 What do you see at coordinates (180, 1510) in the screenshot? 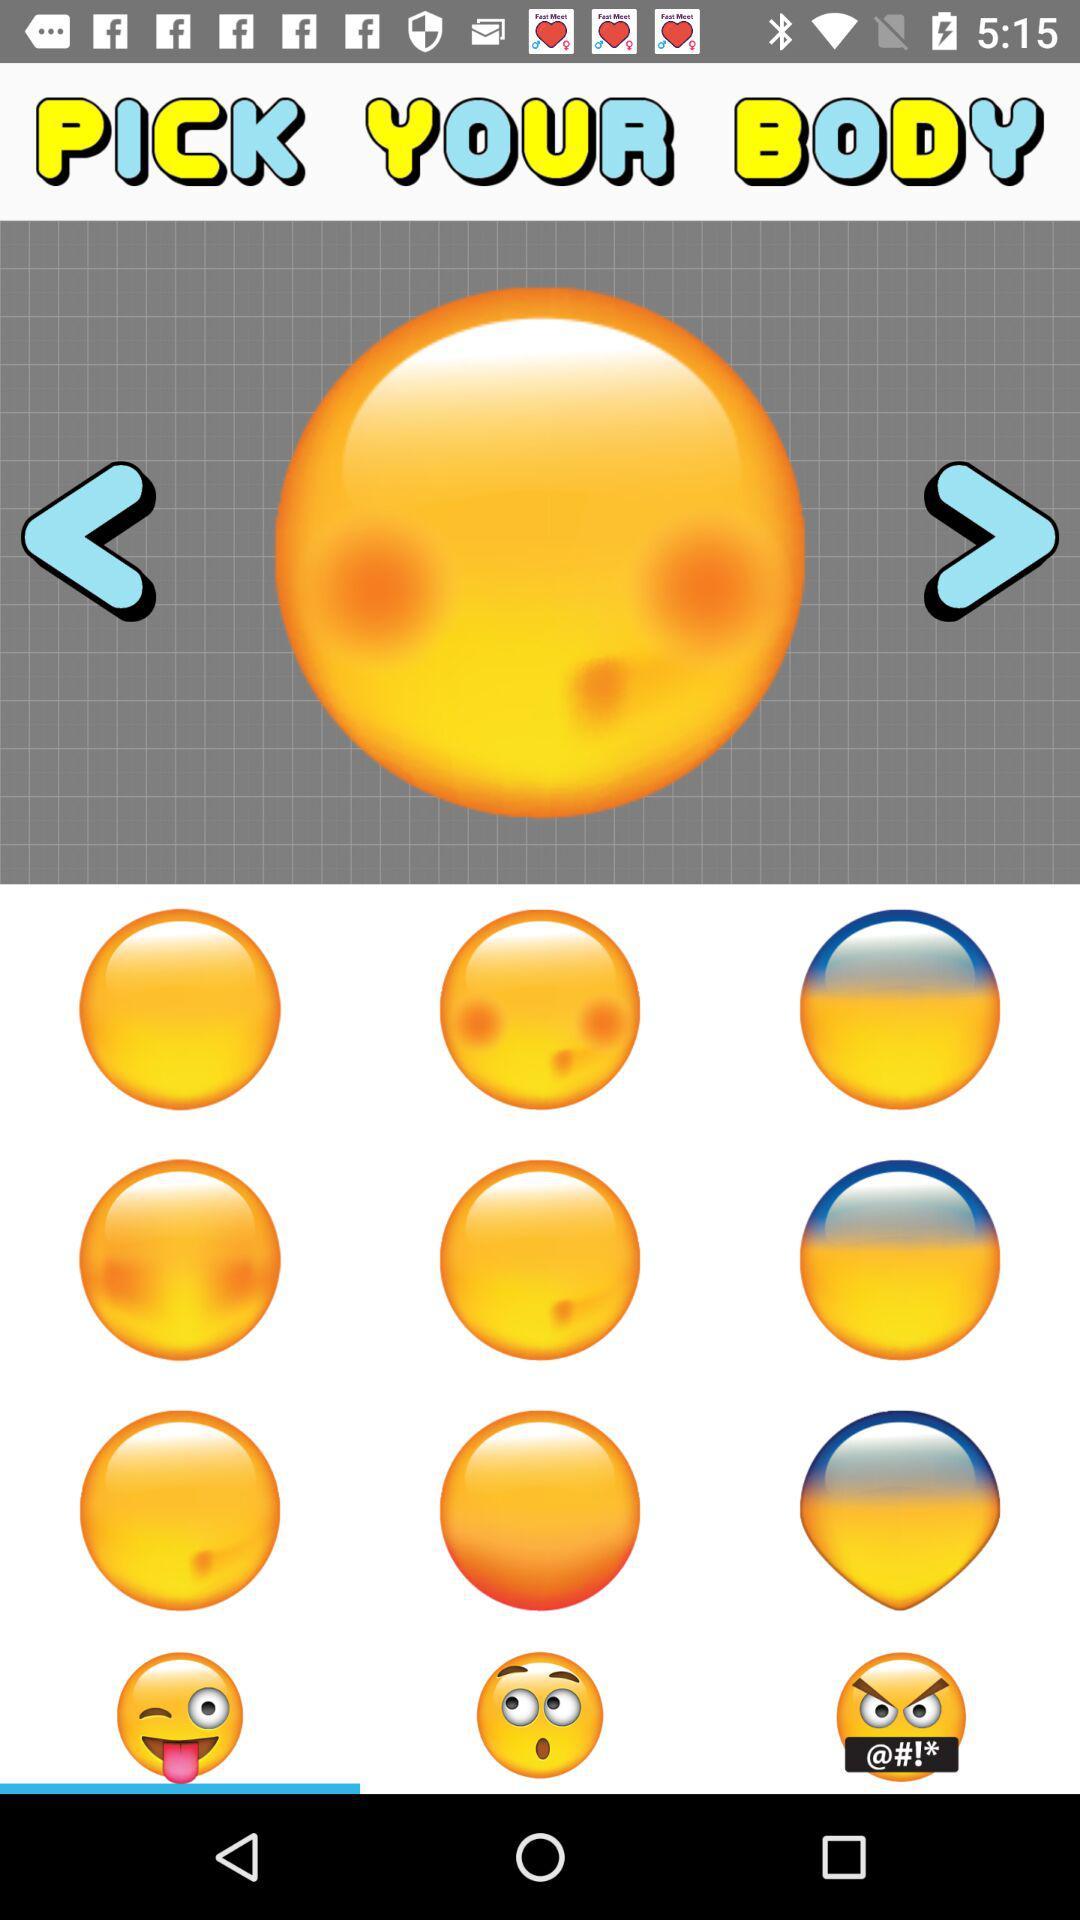
I see `emoticon` at bounding box center [180, 1510].